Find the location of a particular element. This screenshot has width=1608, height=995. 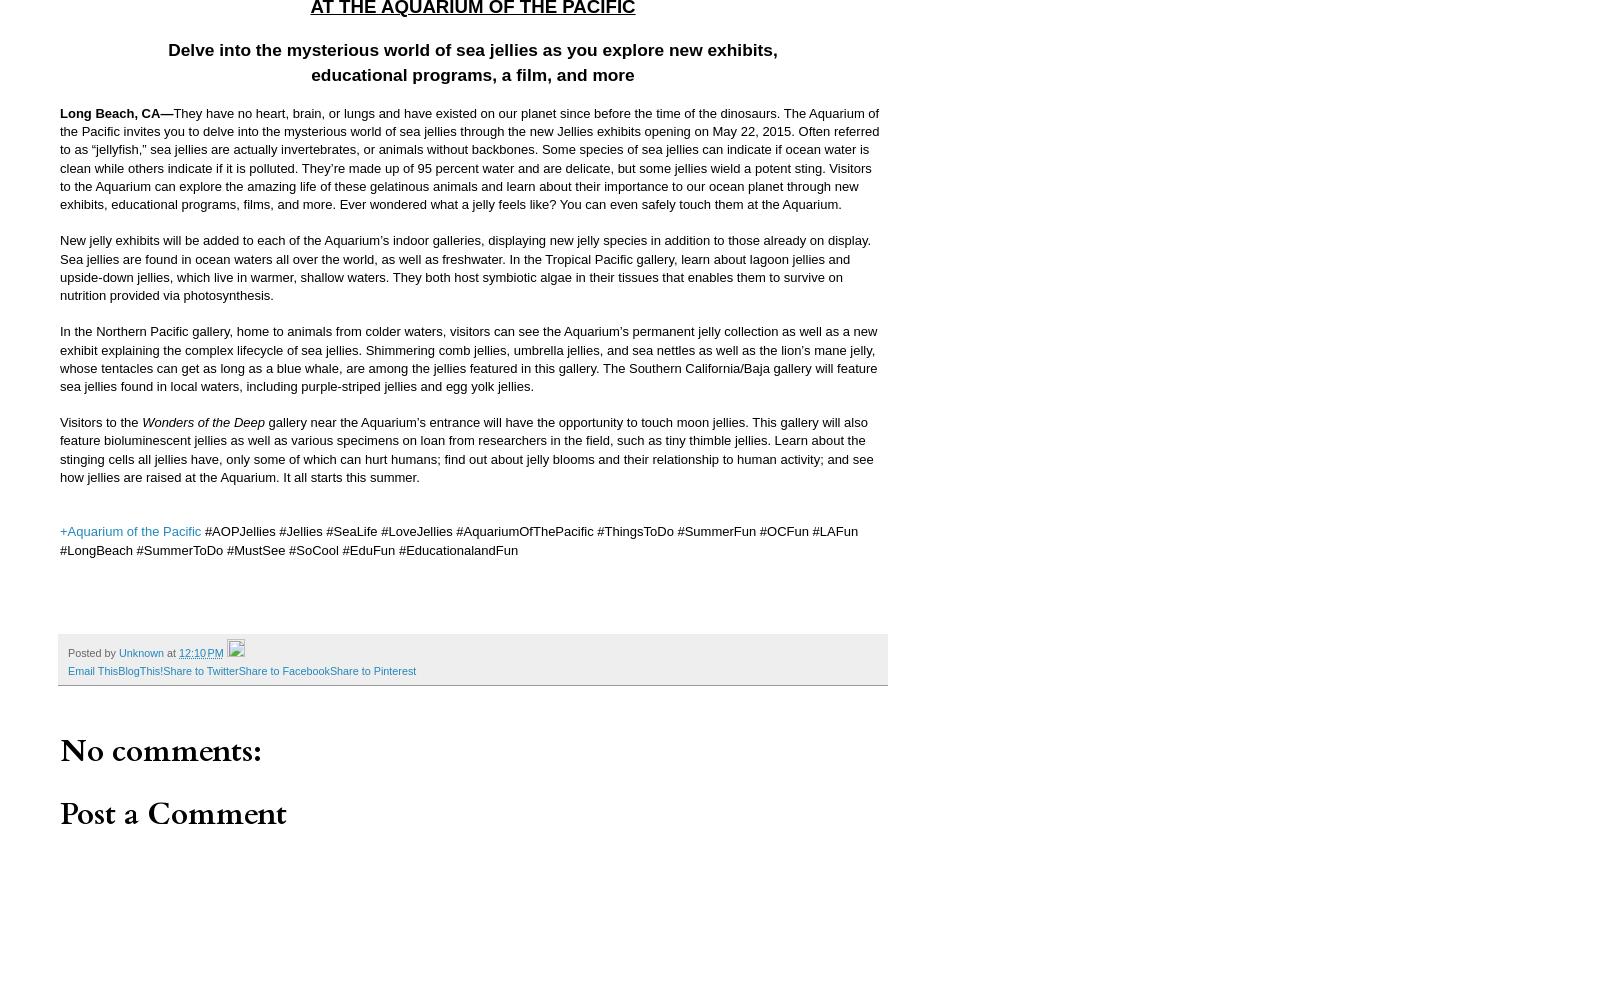

'In the Northern Pacific gallery, home to animals from colder waters, visitors can see the Aquarium’s permanent jelly collection as well as a new exhibit explaining the complex lifecycle of sea jellies. Shimmering comb jellies, umbrella jellies, and sea nettles as well as the lion’s mane jelly, whose tentacles can get as long as a blue whale, are among the jellies featured in this gallery. The Southern California/Baja gallery will feature sea jellies found in local waters, including purple-striped jellies and egg yolk jellies.' is located at coordinates (467, 357).